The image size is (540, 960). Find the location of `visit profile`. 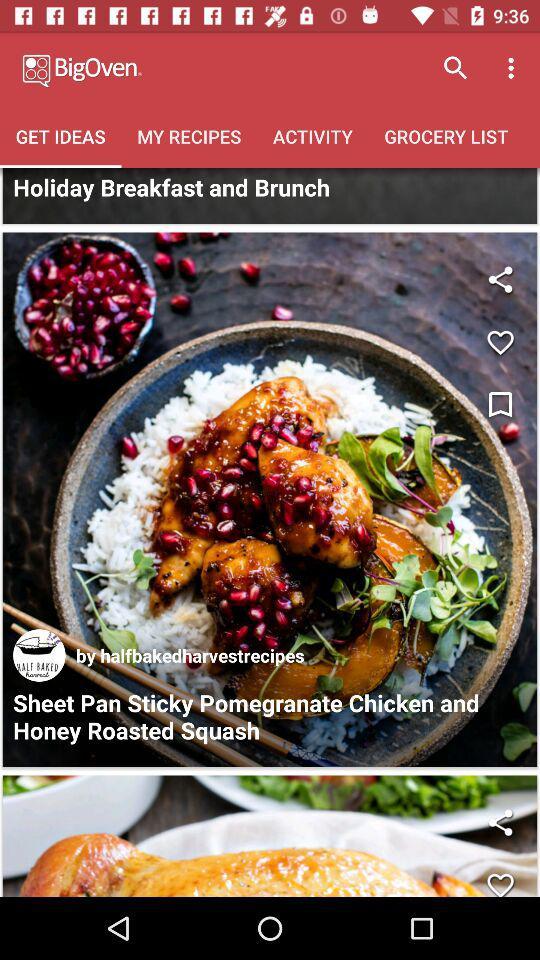

visit profile is located at coordinates (39, 654).